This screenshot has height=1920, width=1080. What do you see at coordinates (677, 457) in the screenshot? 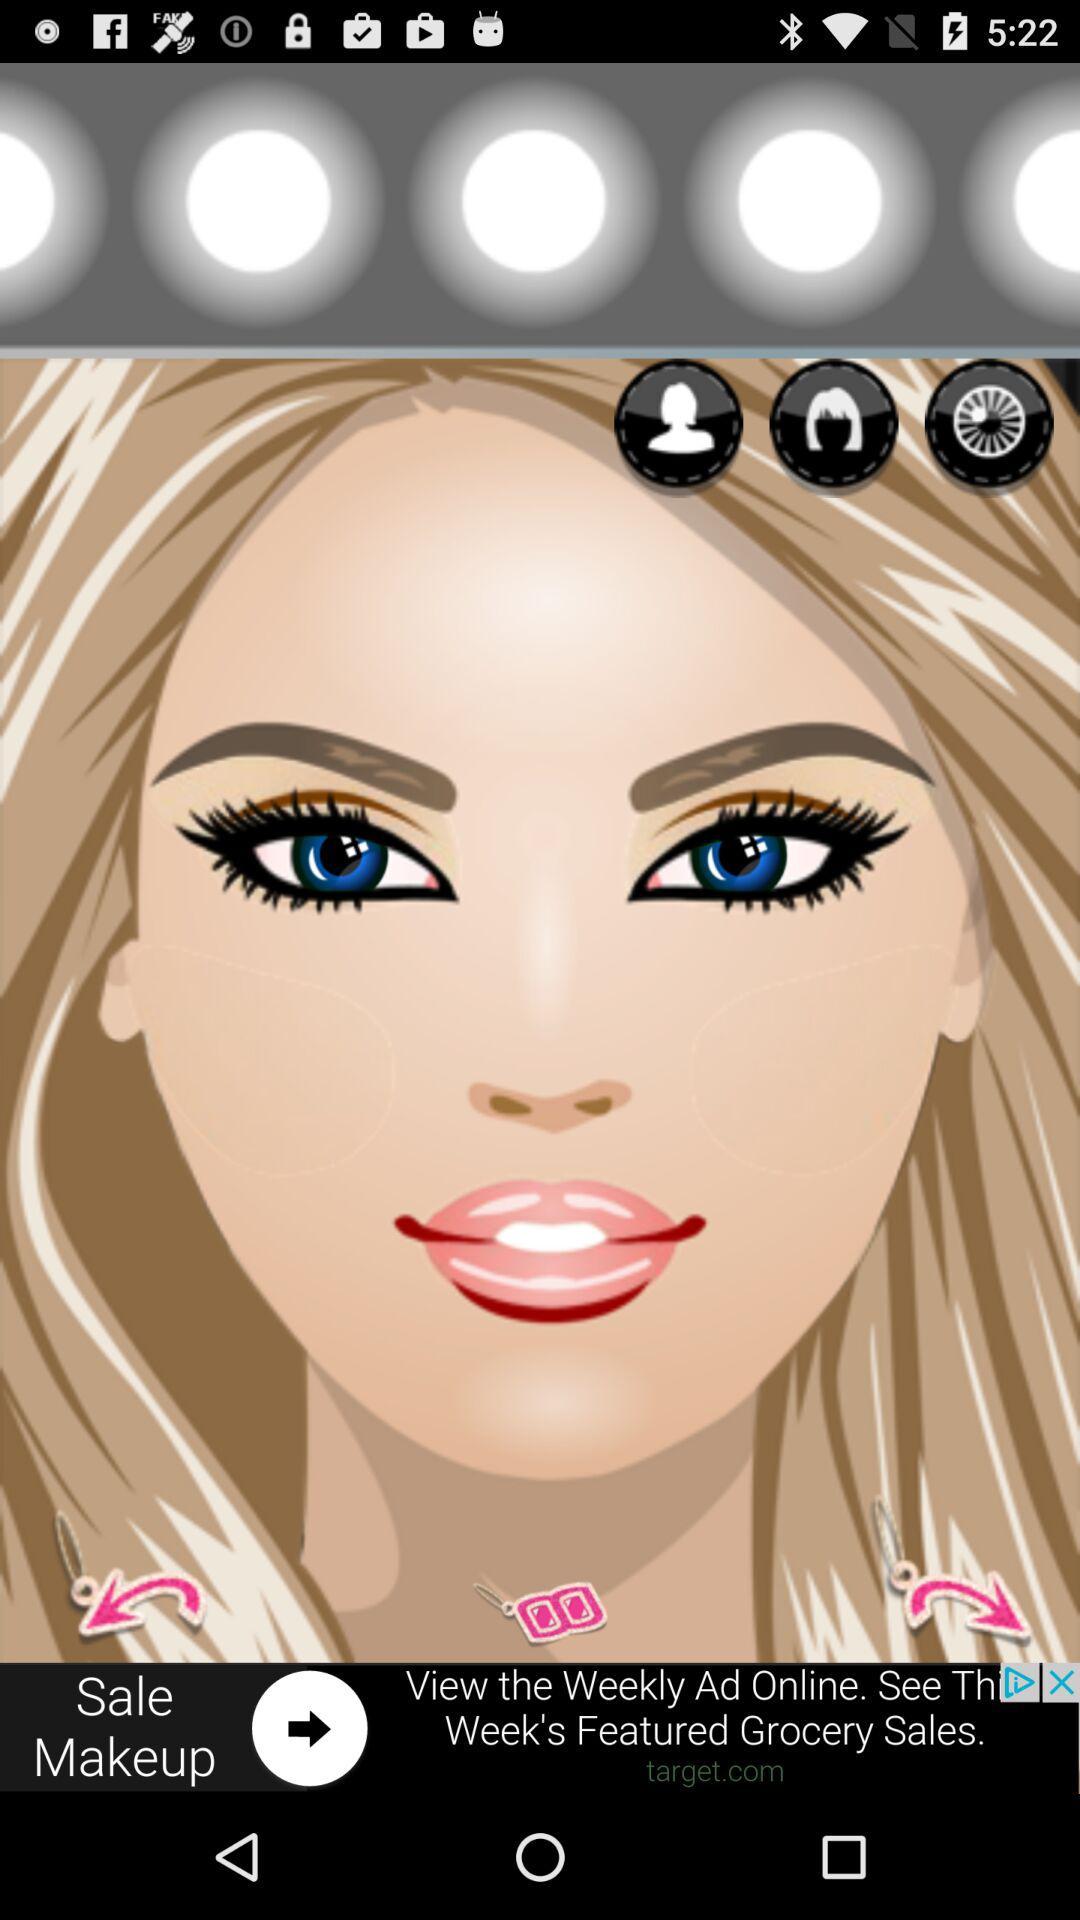
I see `the avatar icon` at bounding box center [677, 457].